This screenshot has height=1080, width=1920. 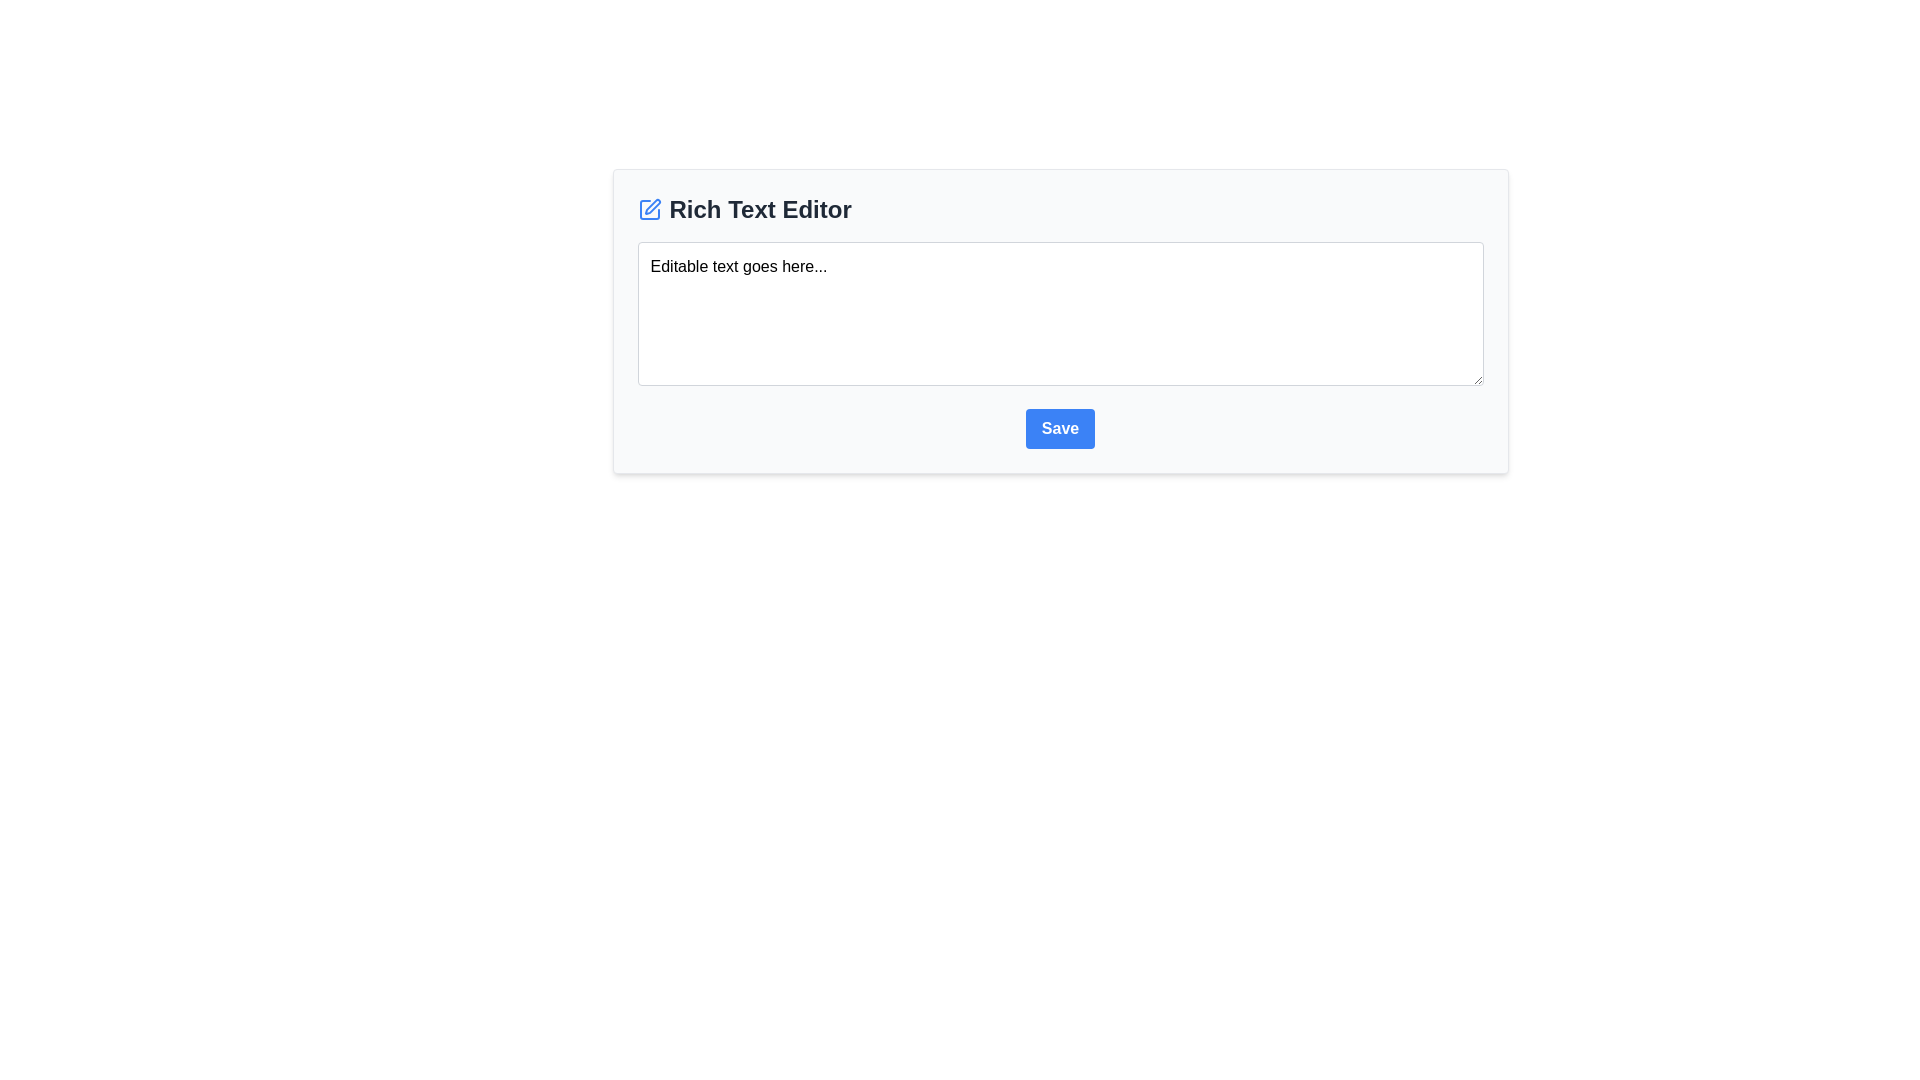 I want to click on the 'Rich Text Editor' header, which is a bold, large text element prominently displayed in the top-left quadrant of the interface, so click(x=759, y=209).